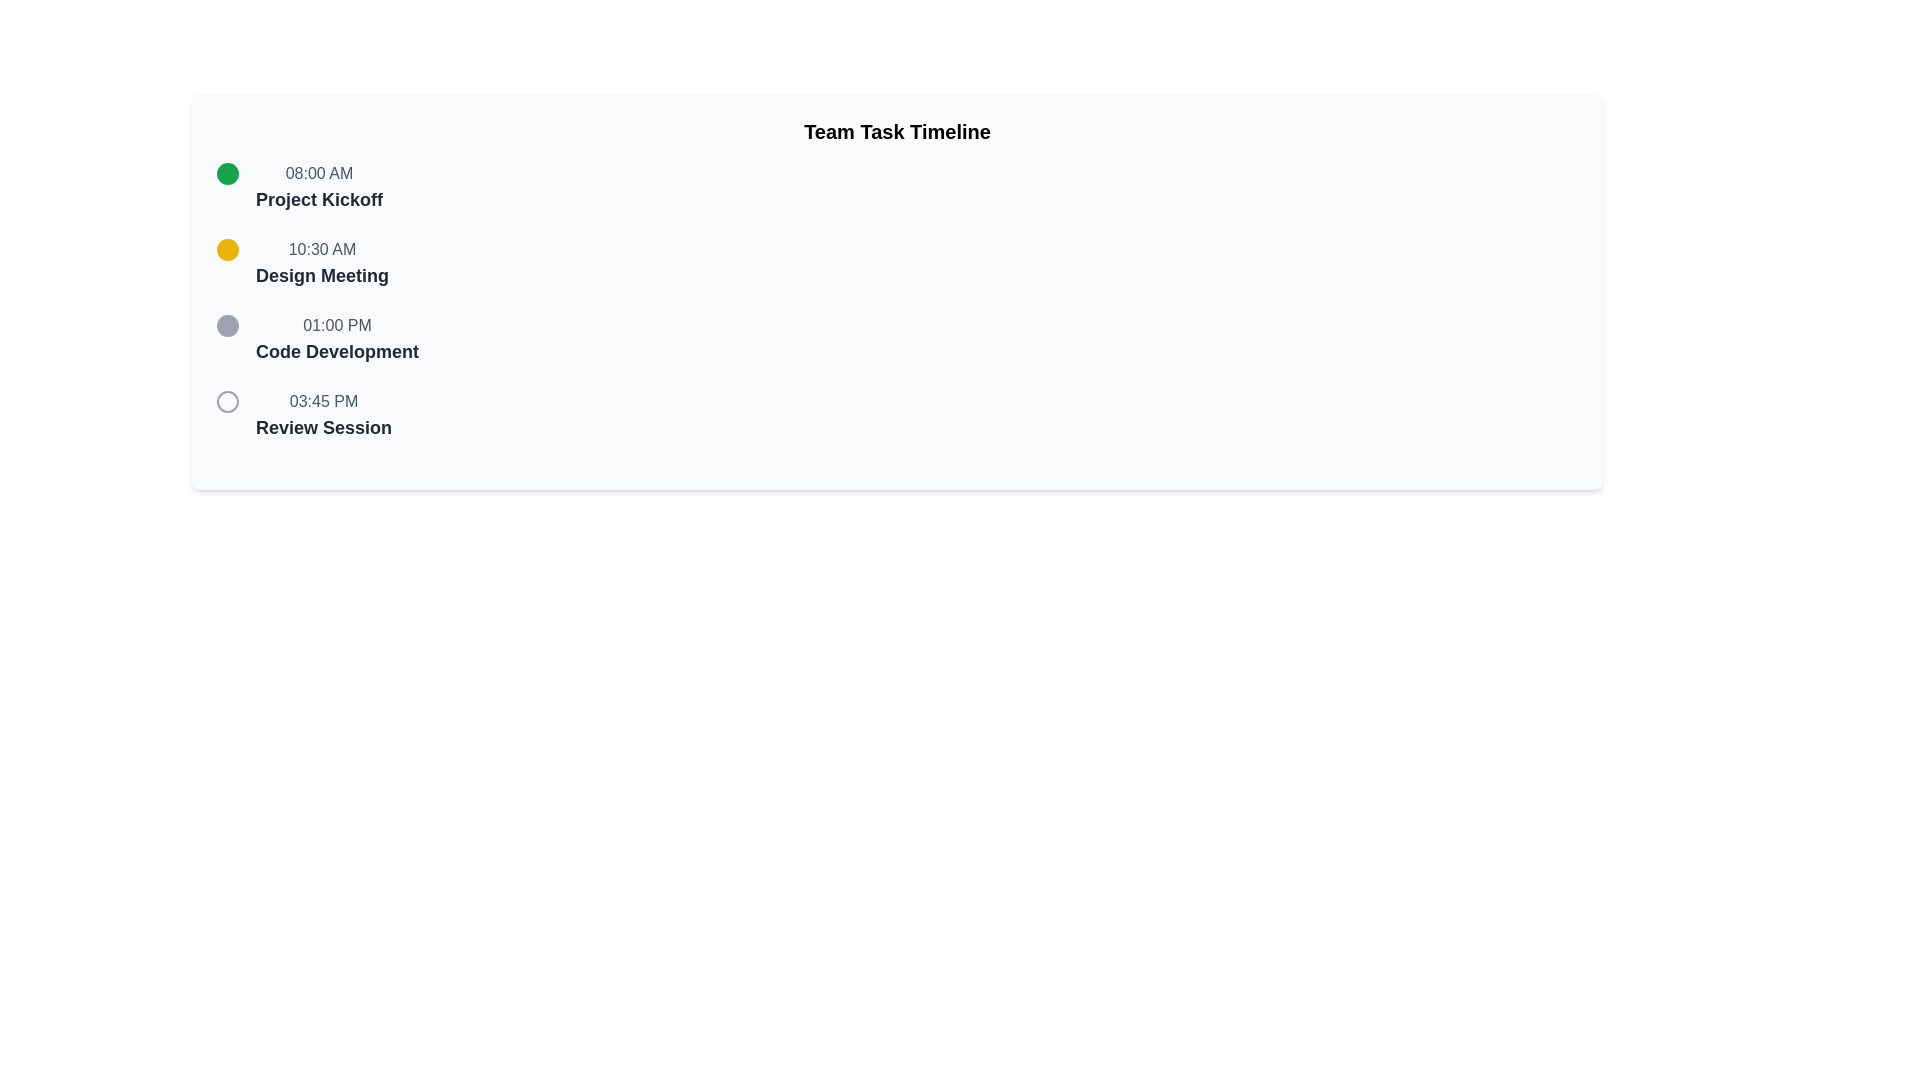 The image size is (1920, 1080). Describe the element at coordinates (324, 415) in the screenshot. I see `the fourth entry text block` at that location.